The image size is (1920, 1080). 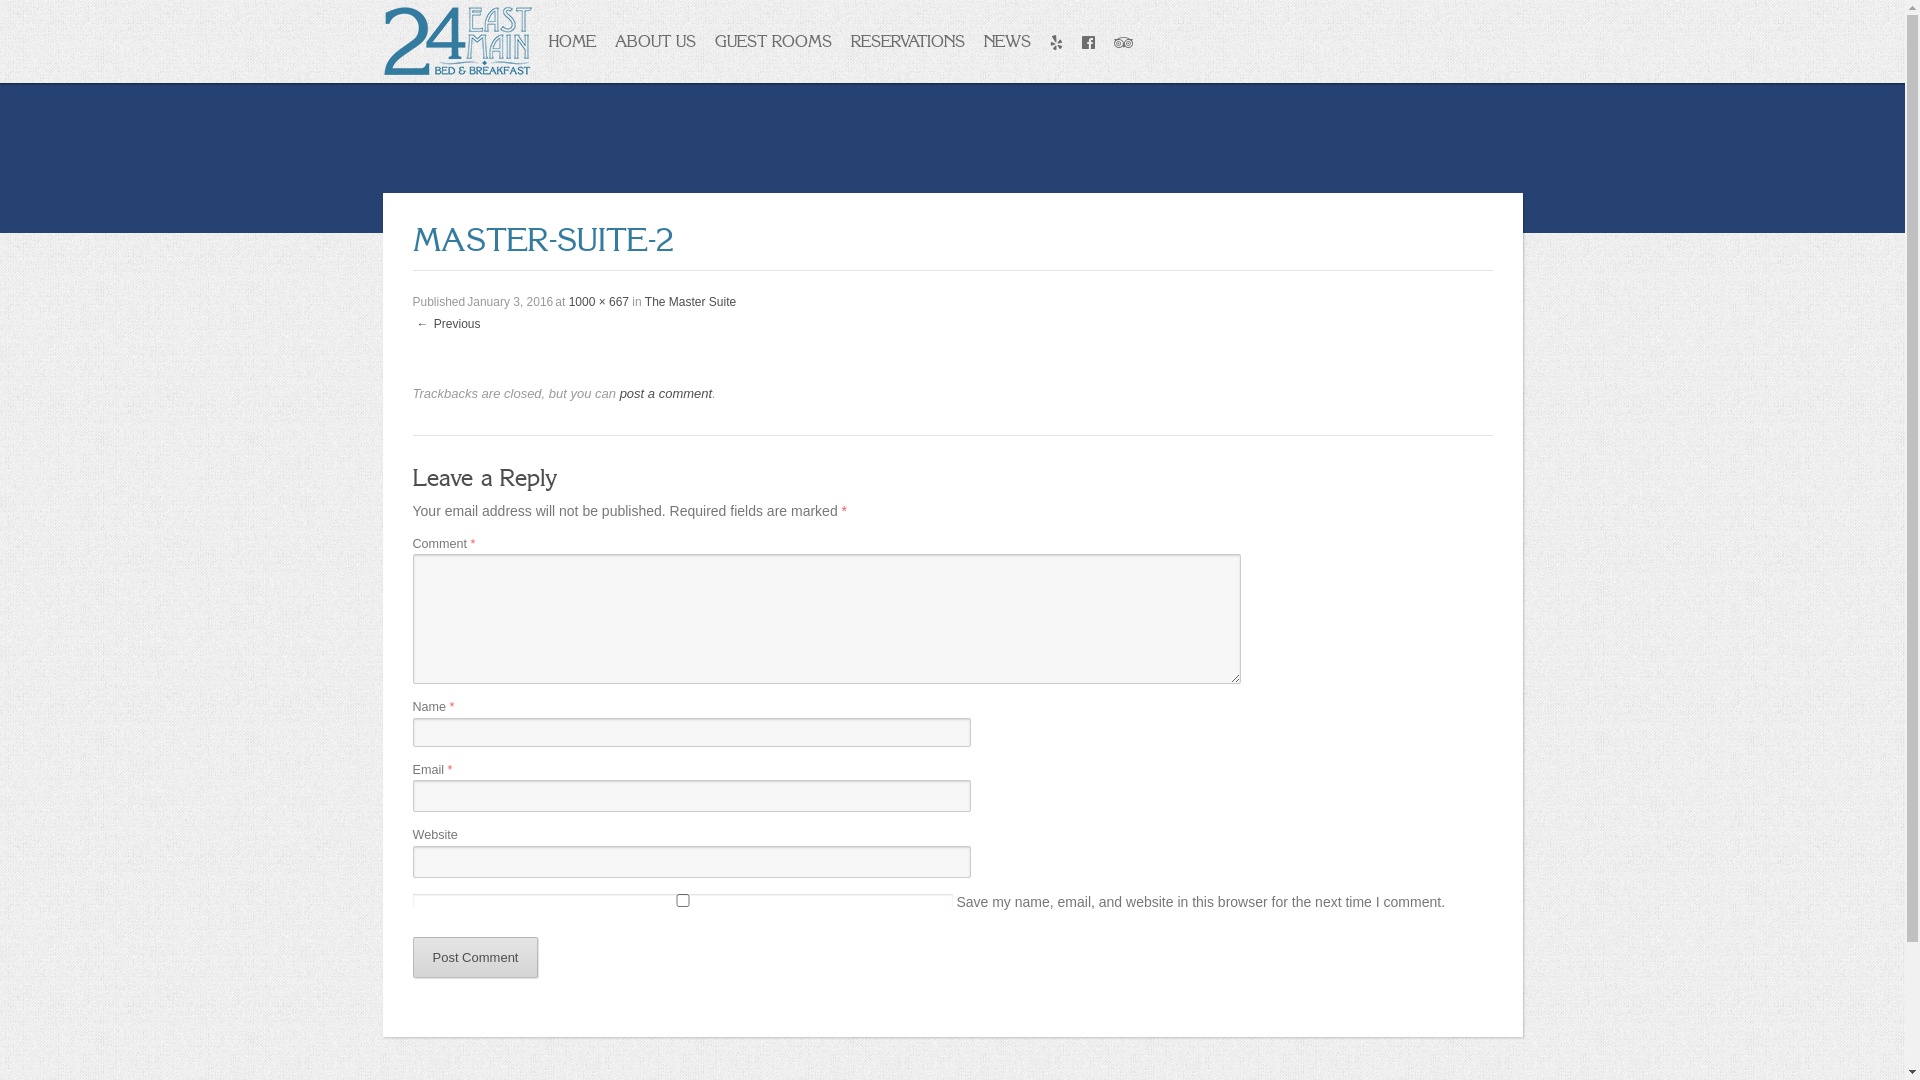 What do you see at coordinates (905, 41) in the screenshot?
I see `'RESERVATIONS'` at bounding box center [905, 41].